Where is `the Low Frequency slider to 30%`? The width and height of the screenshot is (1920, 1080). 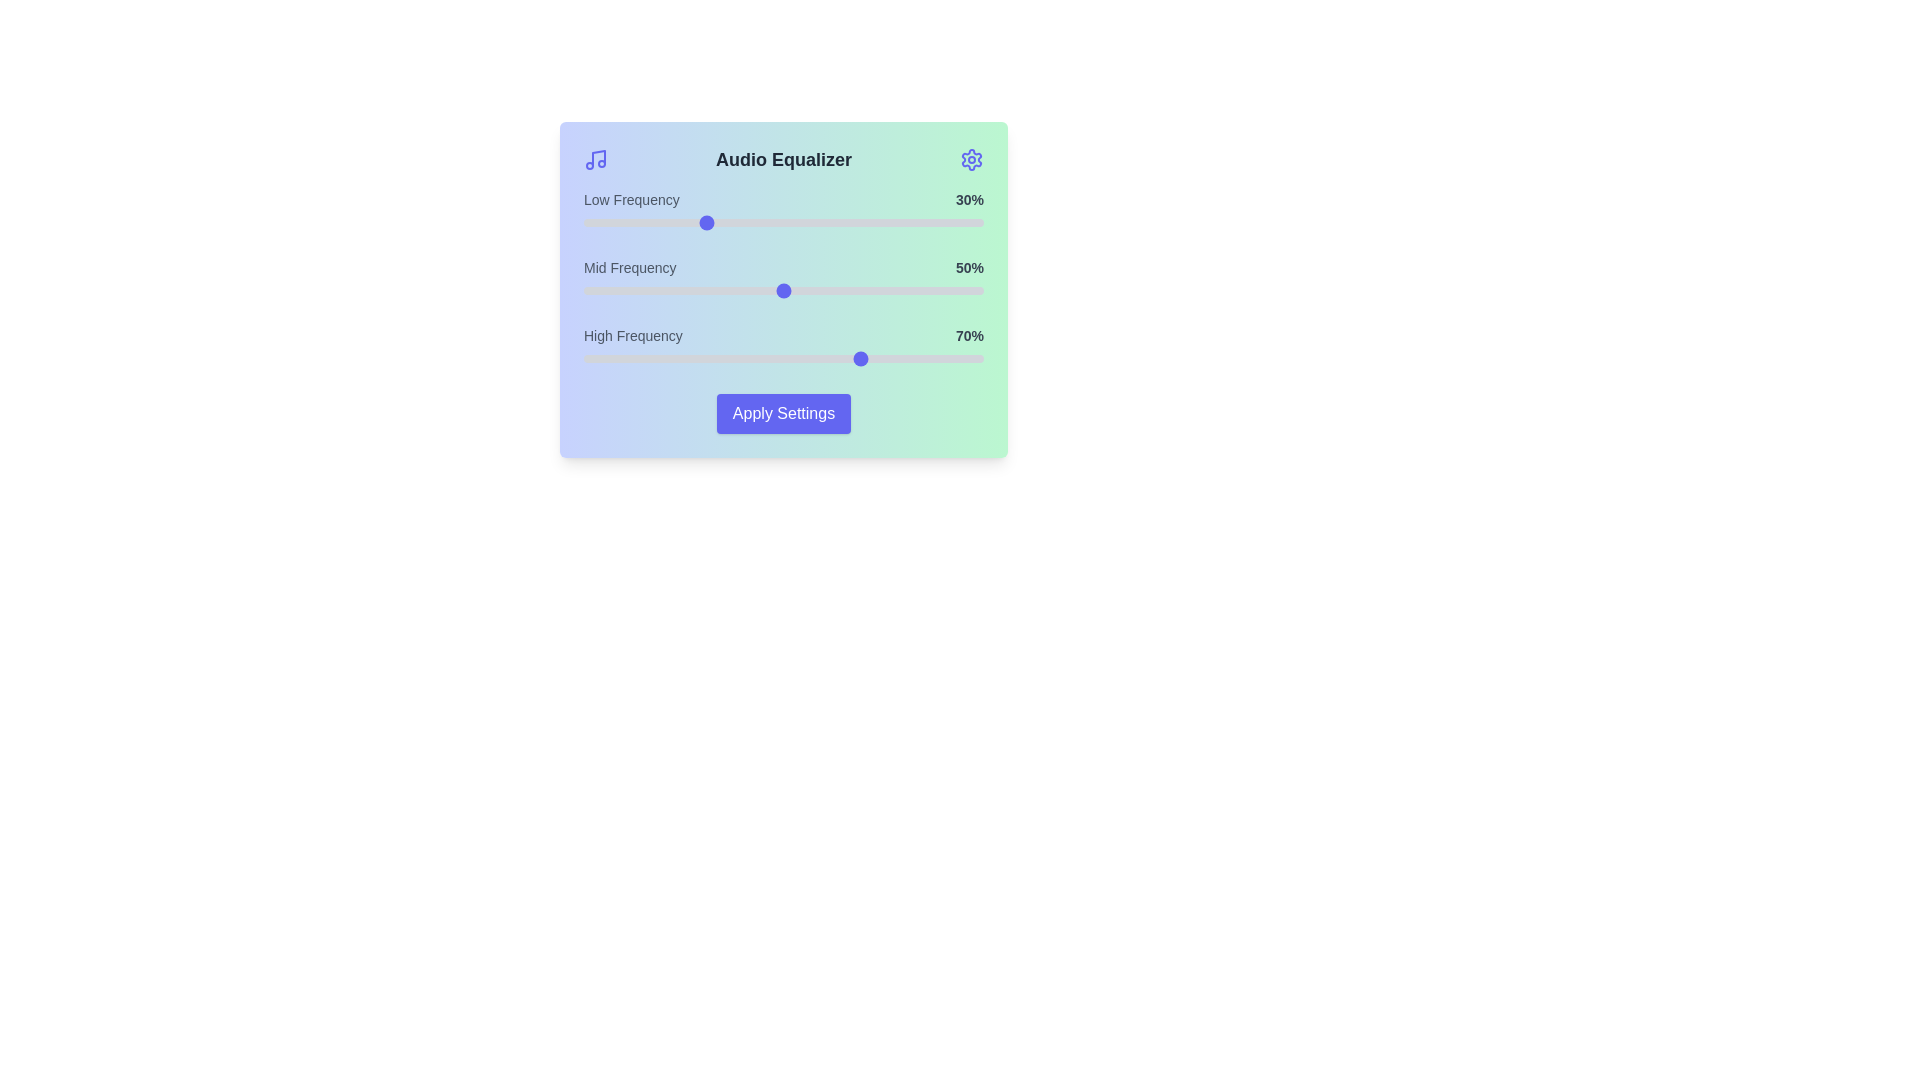
the Low Frequency slider to 30% is located at coordinates (704, 223).